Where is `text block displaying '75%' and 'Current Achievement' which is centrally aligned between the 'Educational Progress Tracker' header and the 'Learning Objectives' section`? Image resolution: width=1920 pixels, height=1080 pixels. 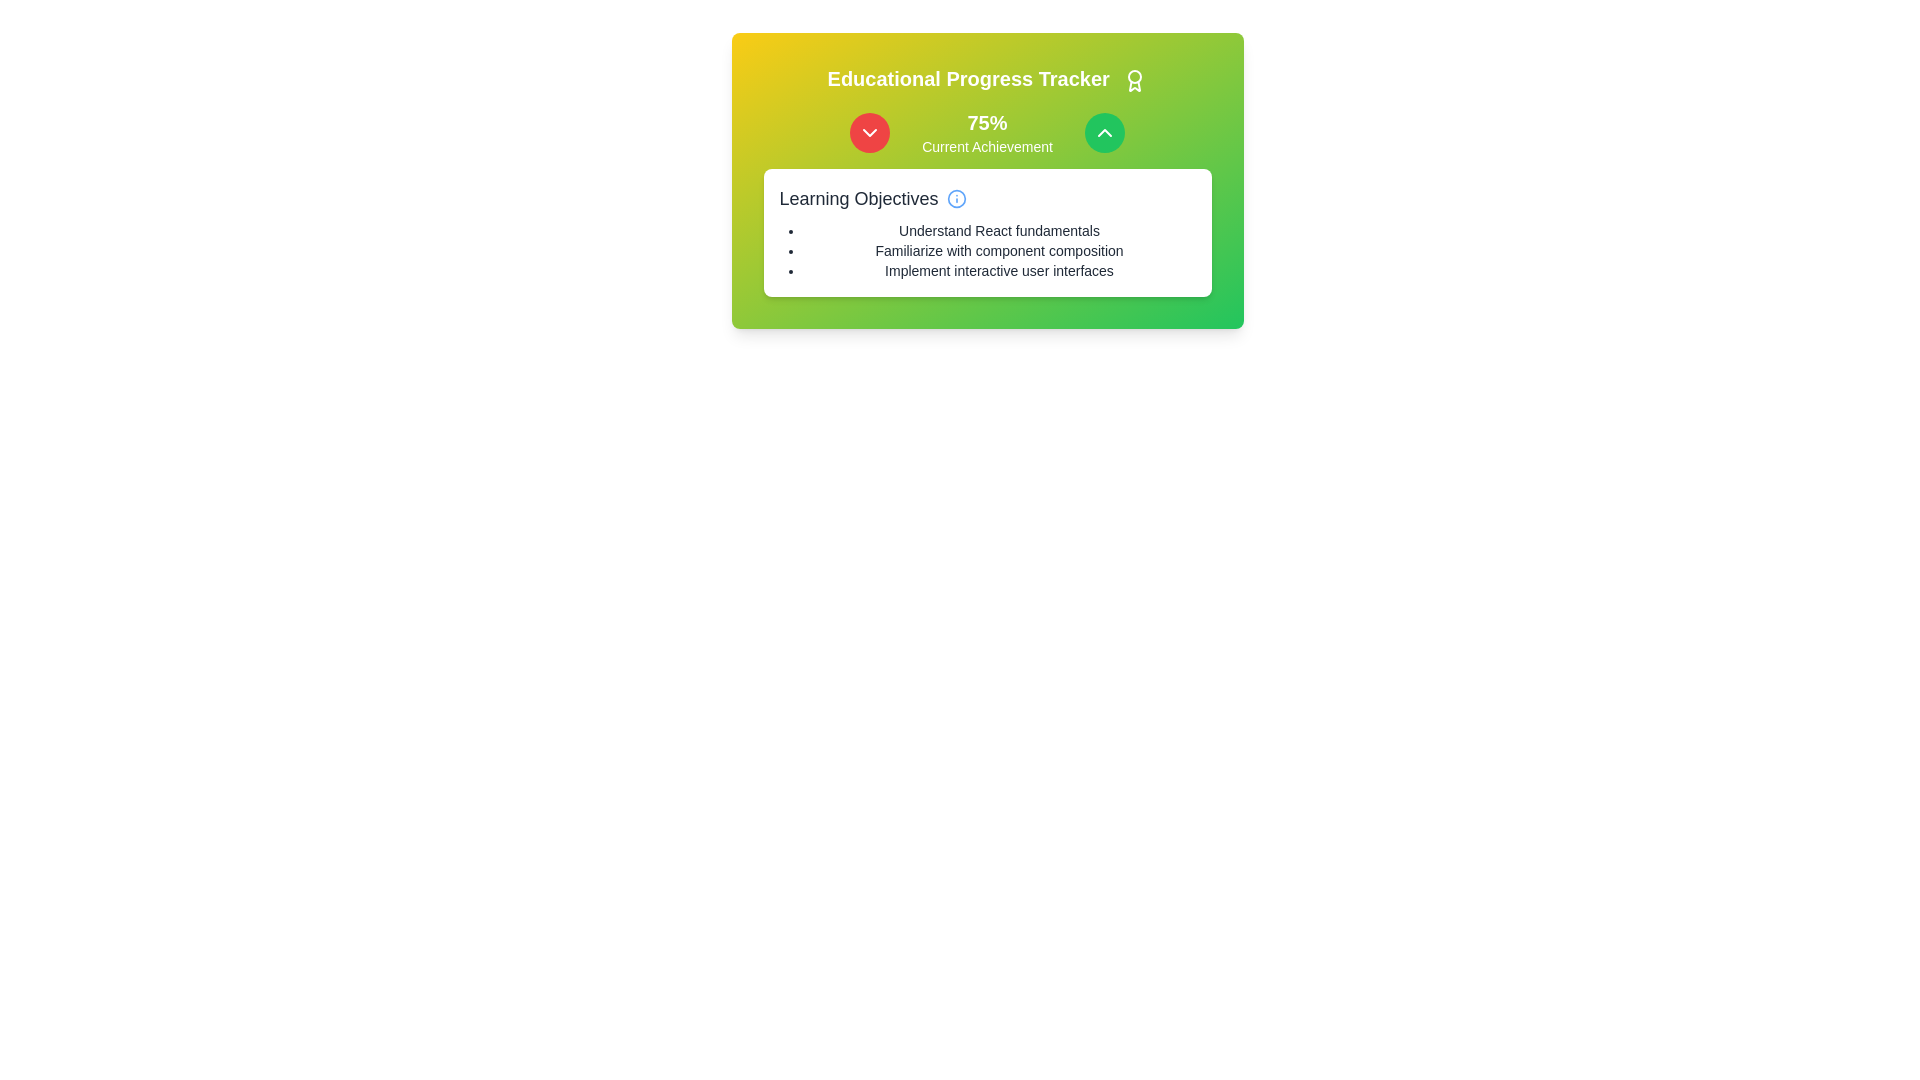 text block displaying '75%' and 'Current Achievement' which is centrally aligned between the 'Educational Progress Tracker' header and the 'Learning Objectives' section is located at coordinates (987, 132).